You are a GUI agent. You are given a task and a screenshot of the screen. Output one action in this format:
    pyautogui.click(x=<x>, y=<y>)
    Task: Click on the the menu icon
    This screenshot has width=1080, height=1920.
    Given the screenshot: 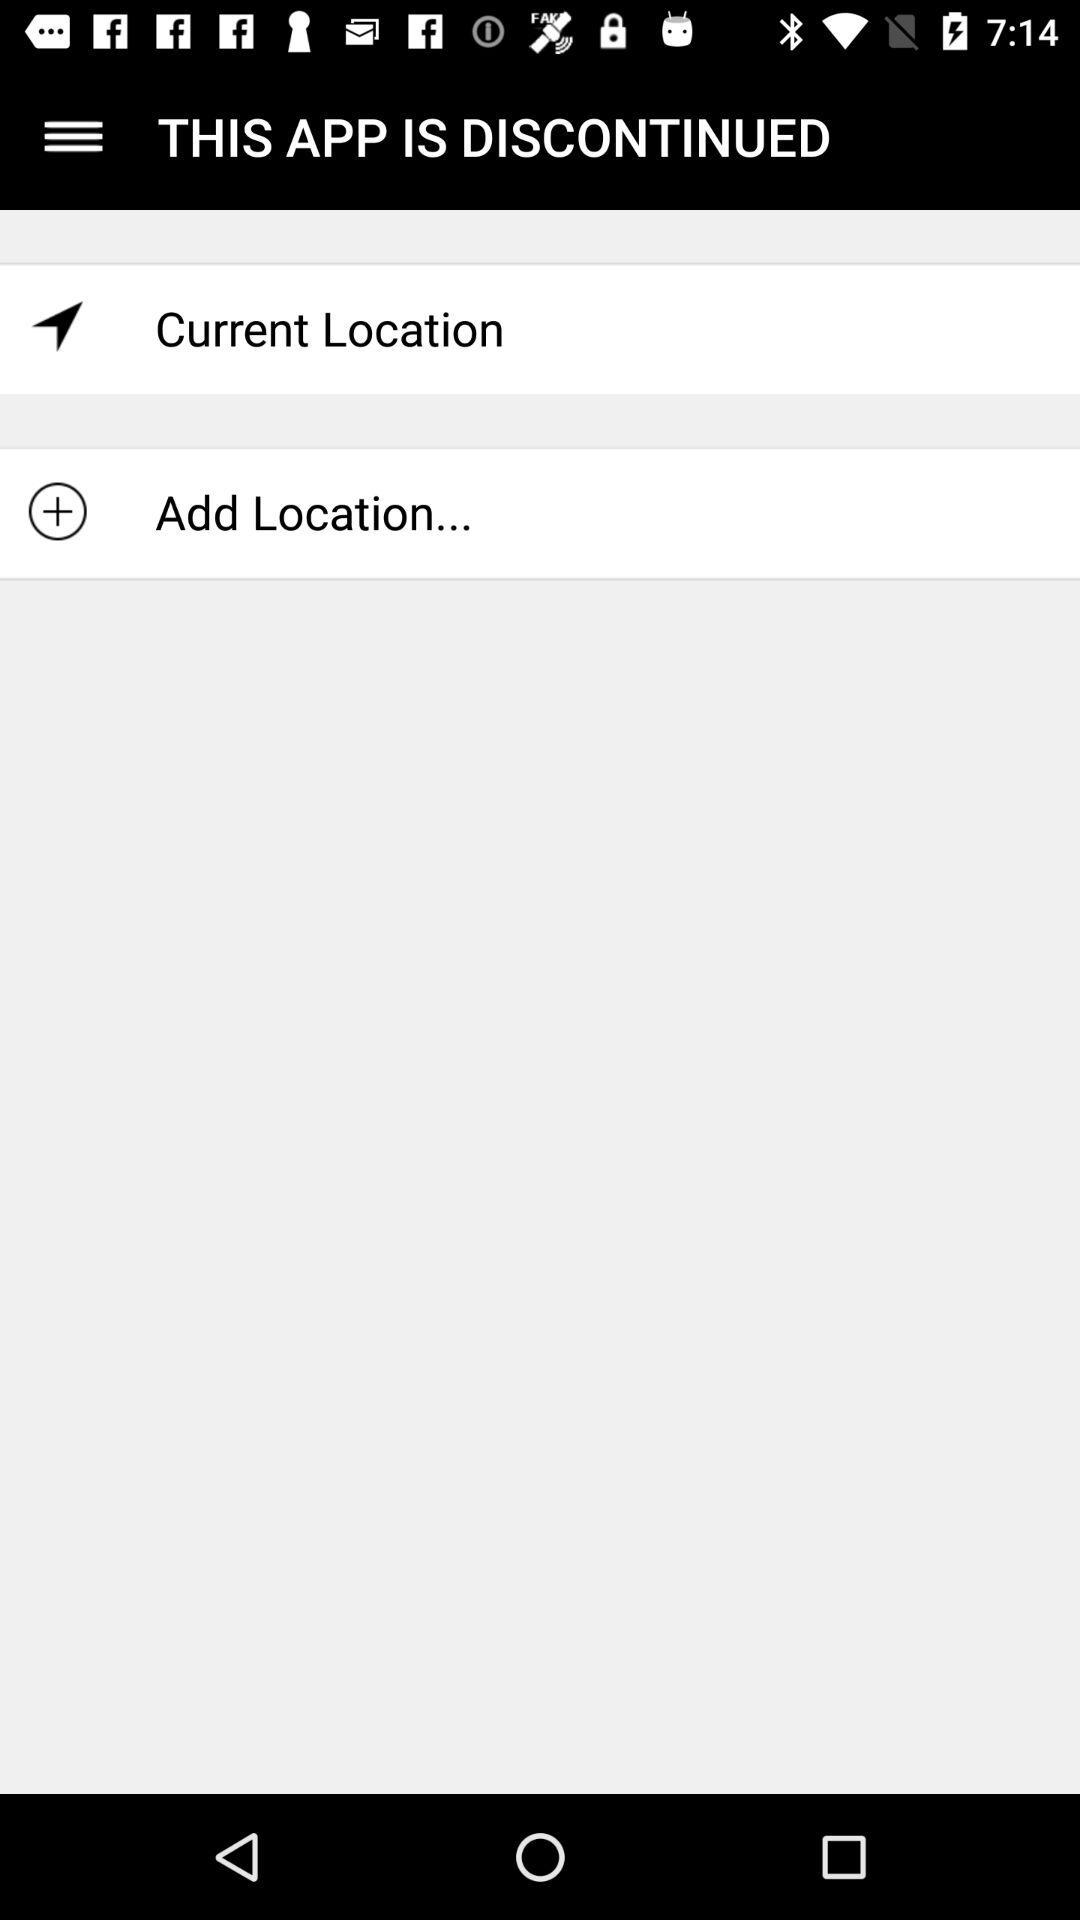 What is the action you would take?
    pyautogui.click(x=72, y=135)
    